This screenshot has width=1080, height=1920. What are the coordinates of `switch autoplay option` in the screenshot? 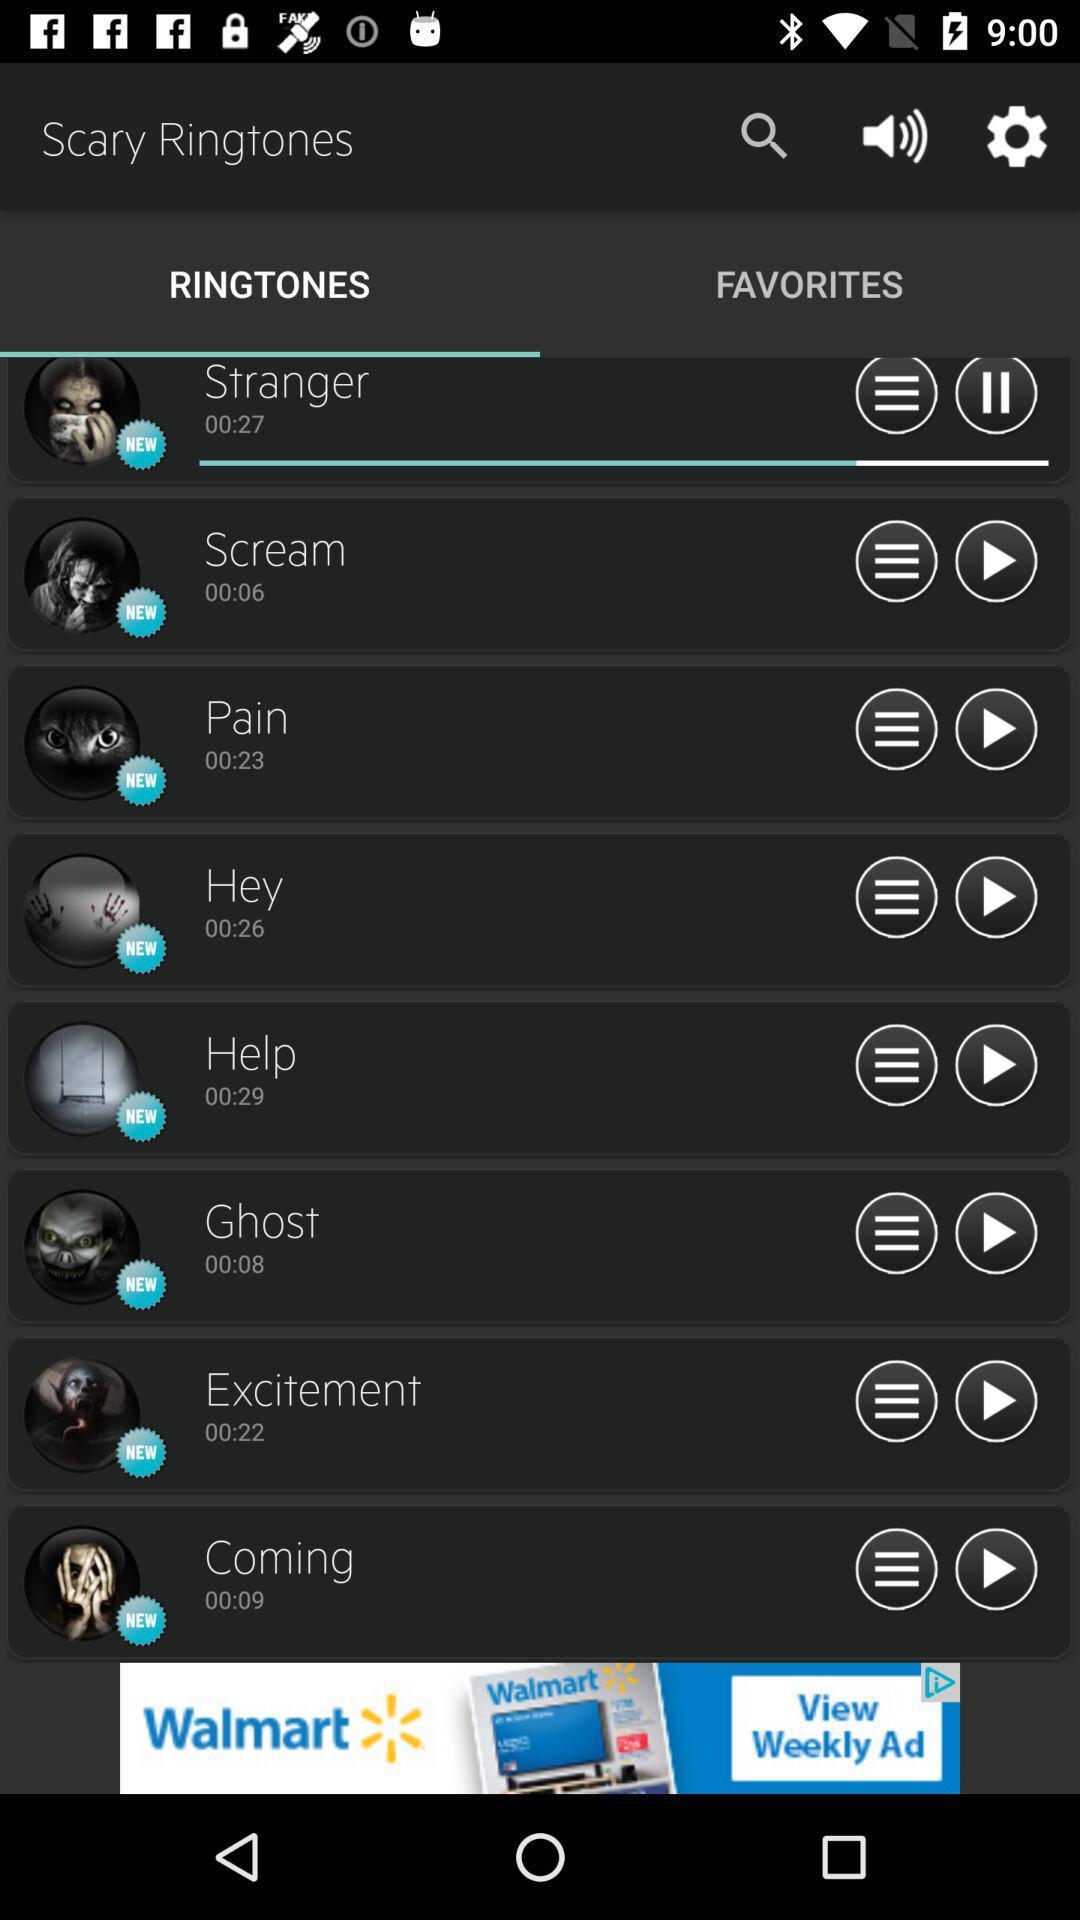 It's located at (995, 1401).